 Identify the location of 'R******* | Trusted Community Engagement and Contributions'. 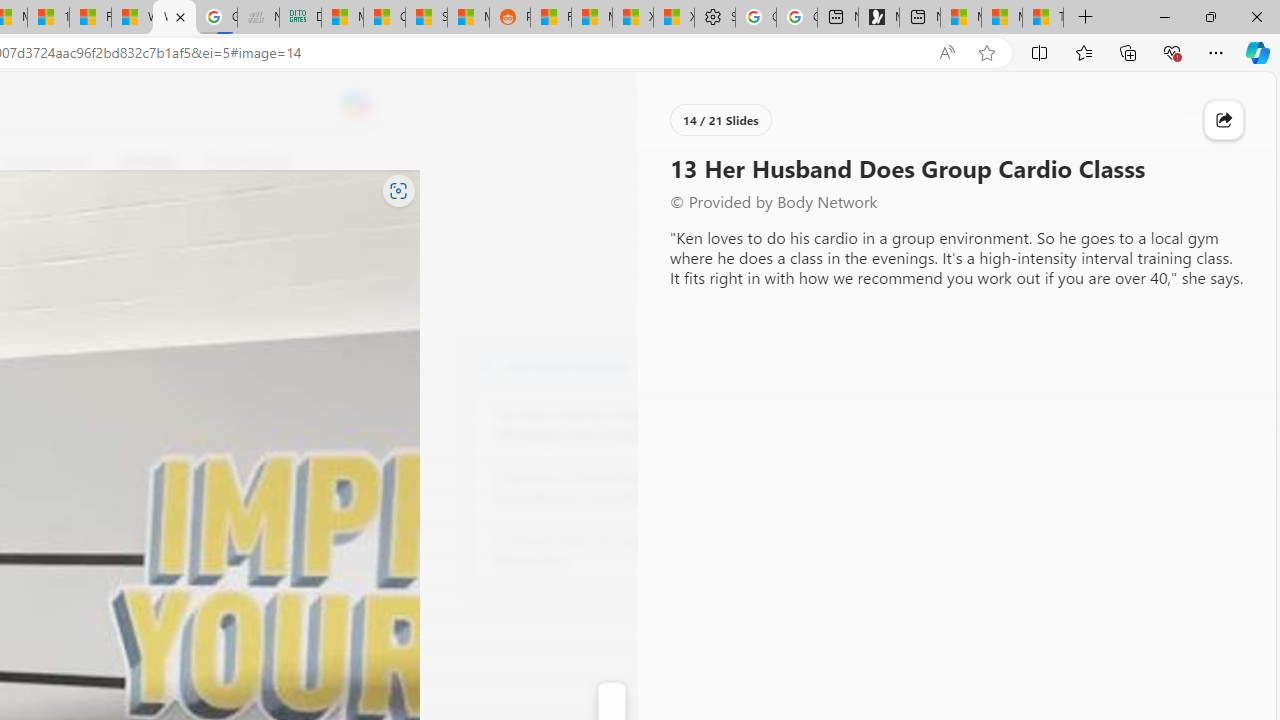
(551, 17).